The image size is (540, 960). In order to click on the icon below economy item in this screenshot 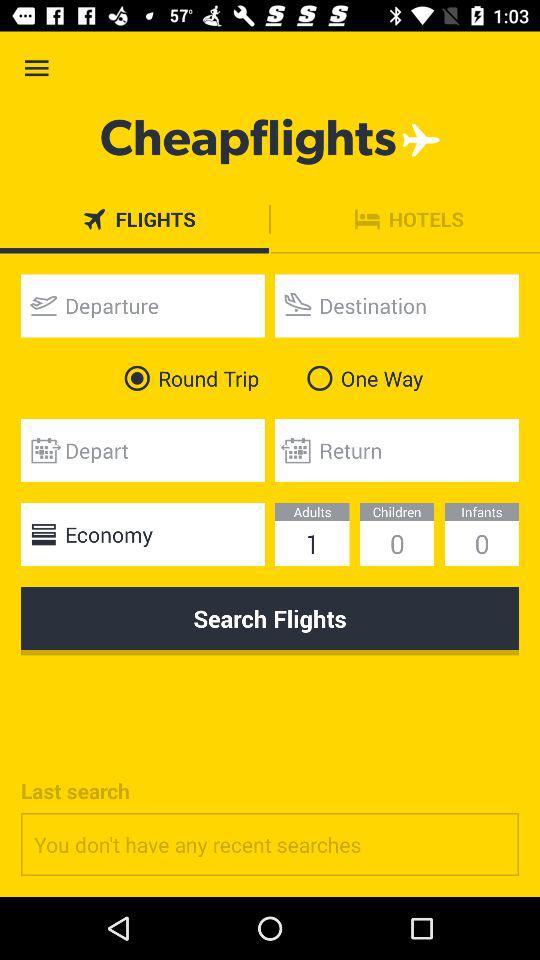, I will do `click(270, 620)`.